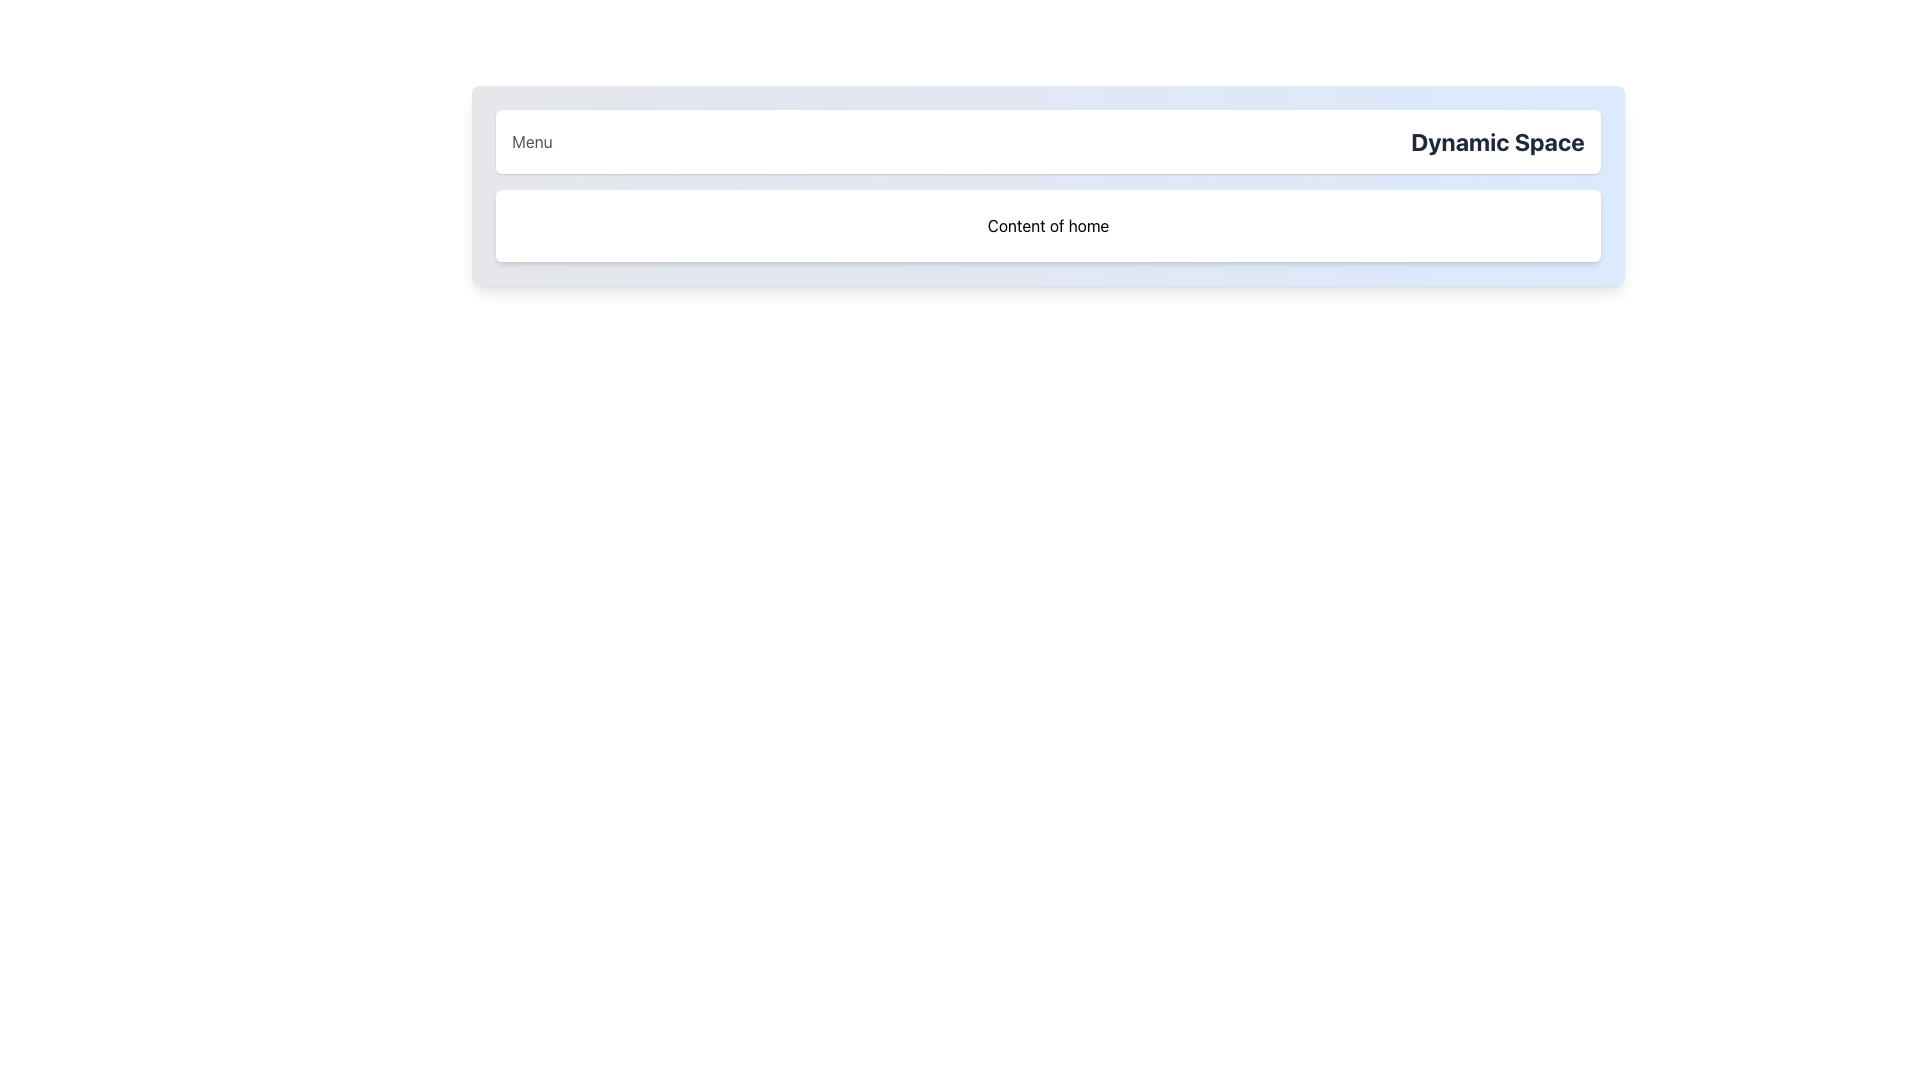 The width and height of the screenshot is (1920, 1080). What do you see at coordinates (532, 141) in the screenshot?
I see `the 'Menu' text label on the left side of the header bar` at bounding box center [532, 141].